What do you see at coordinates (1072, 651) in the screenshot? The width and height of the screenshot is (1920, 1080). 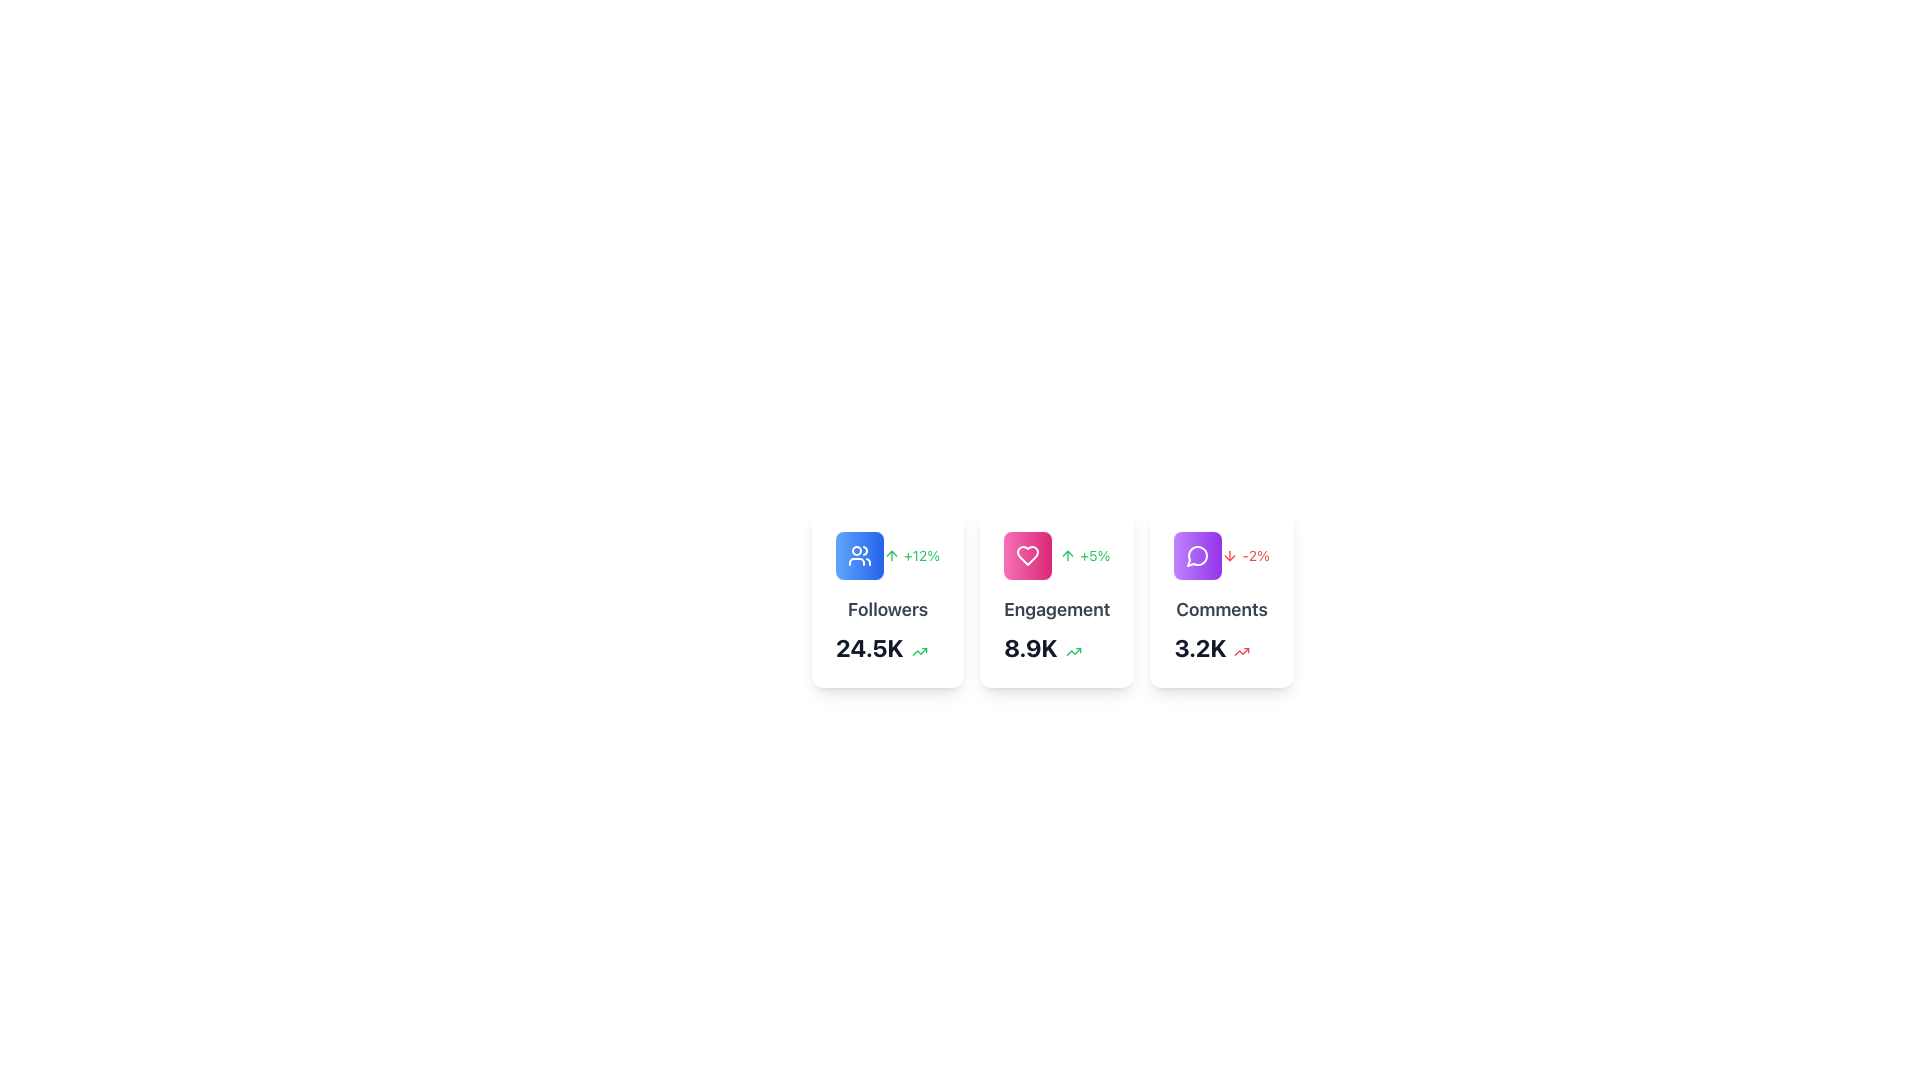 I see `the upward arrow icon styled with a green-like coloration, located next to the text '8.9K' in the 'Engagement' card` at bounding box center [1072, 651].